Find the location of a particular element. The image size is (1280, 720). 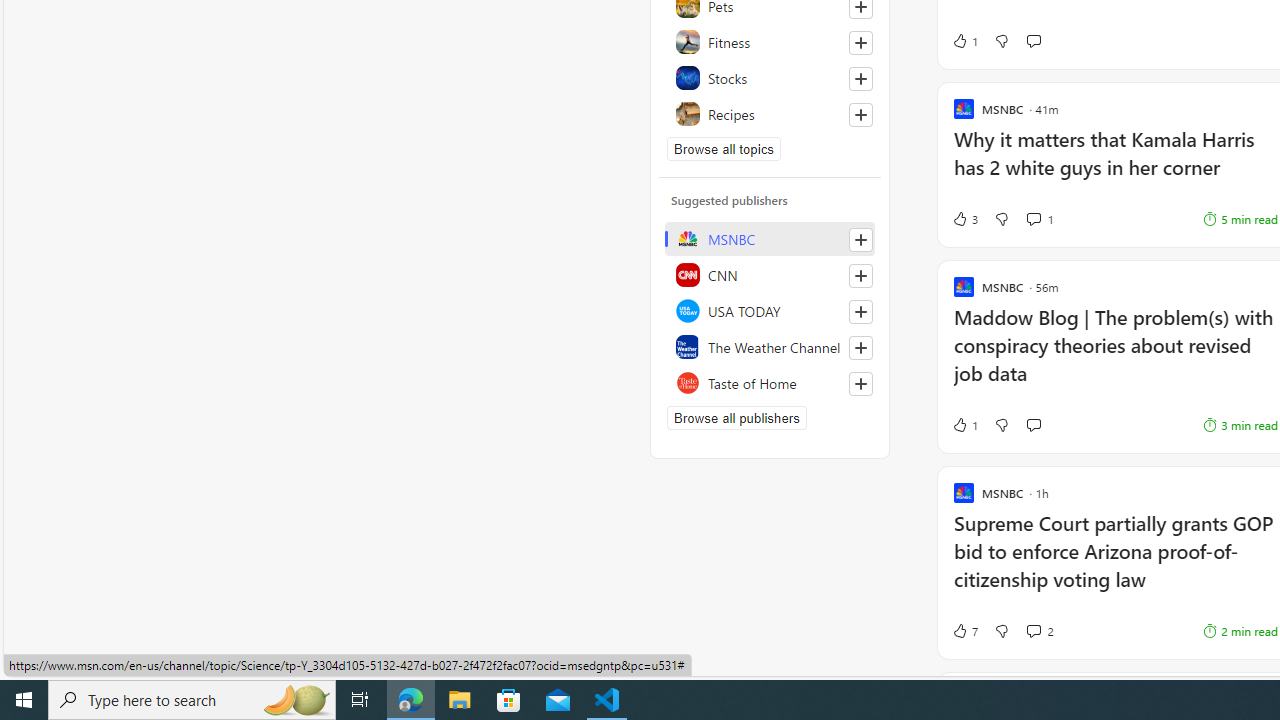

'Follow this source' is located at coordinates (860, 384).